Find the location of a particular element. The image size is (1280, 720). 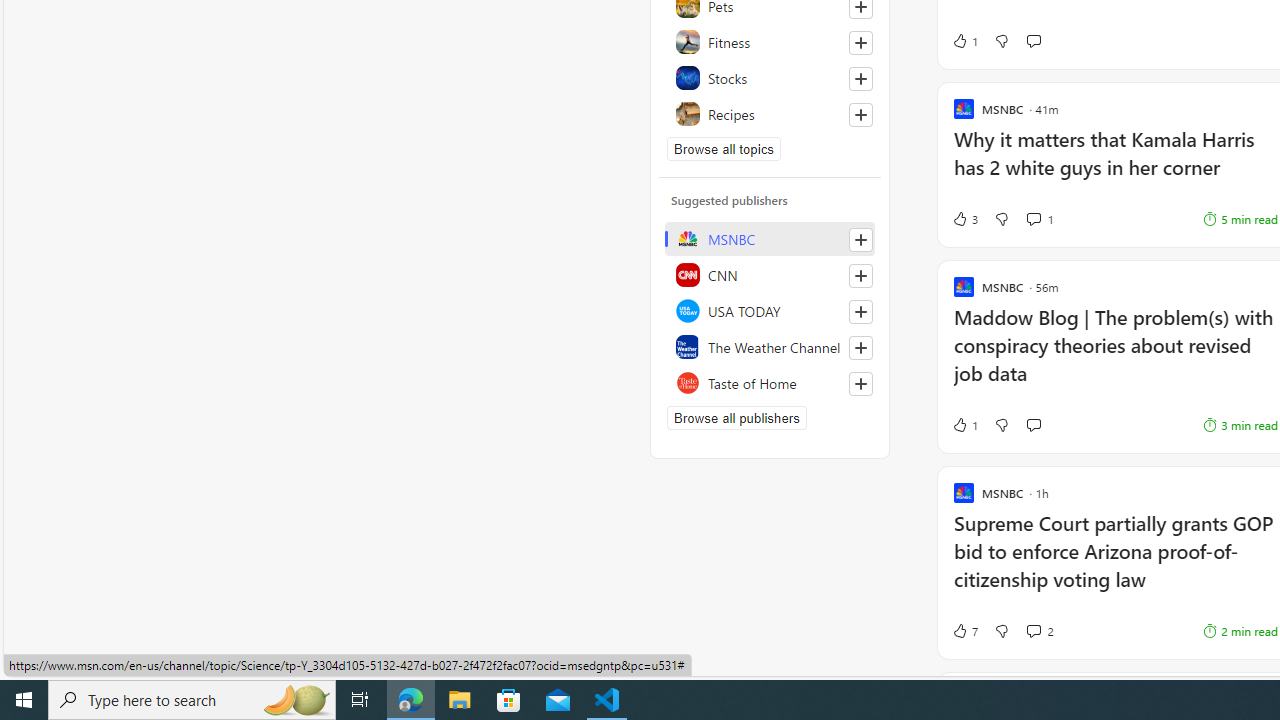

'Follow this source' is located at coordinates (860, 384).